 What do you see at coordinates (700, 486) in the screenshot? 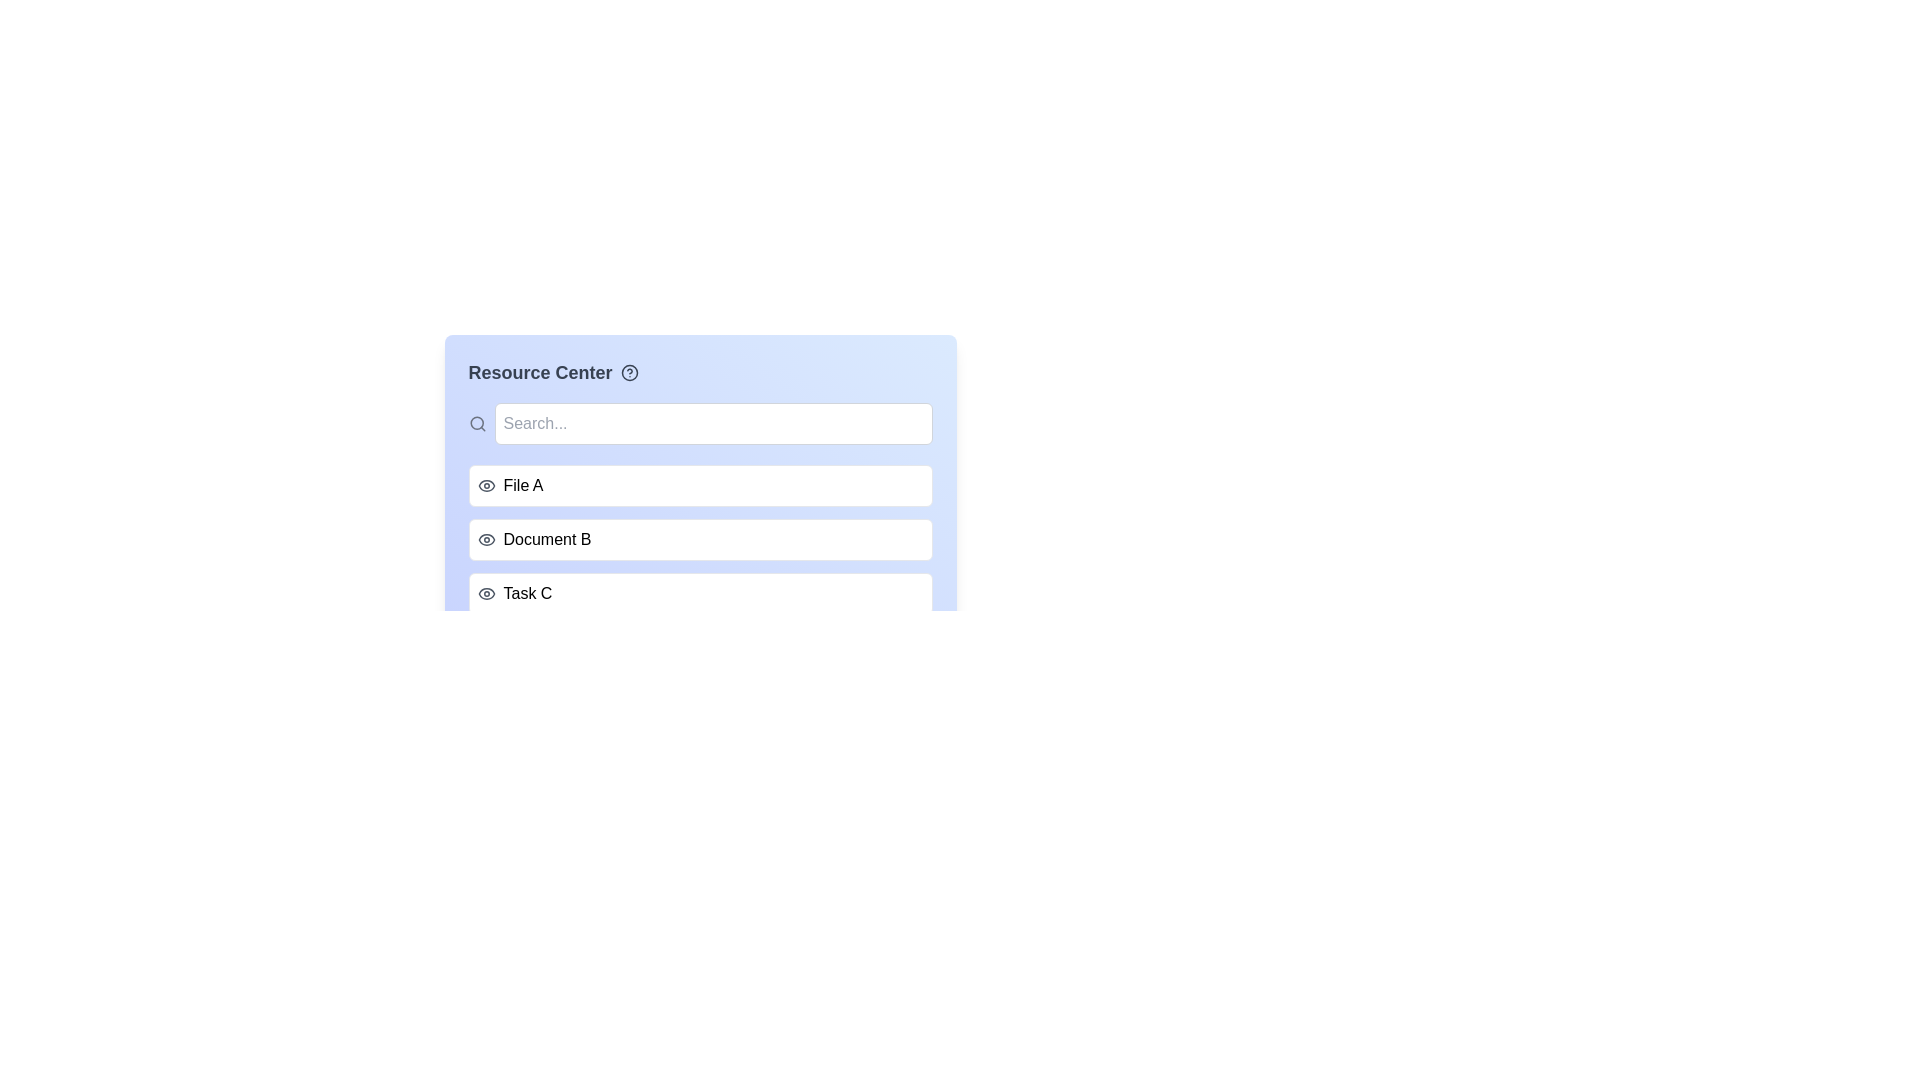
I see `the first list item labeled 'File A' in the 'Resource Center' section` at bounding box center [700, 486].